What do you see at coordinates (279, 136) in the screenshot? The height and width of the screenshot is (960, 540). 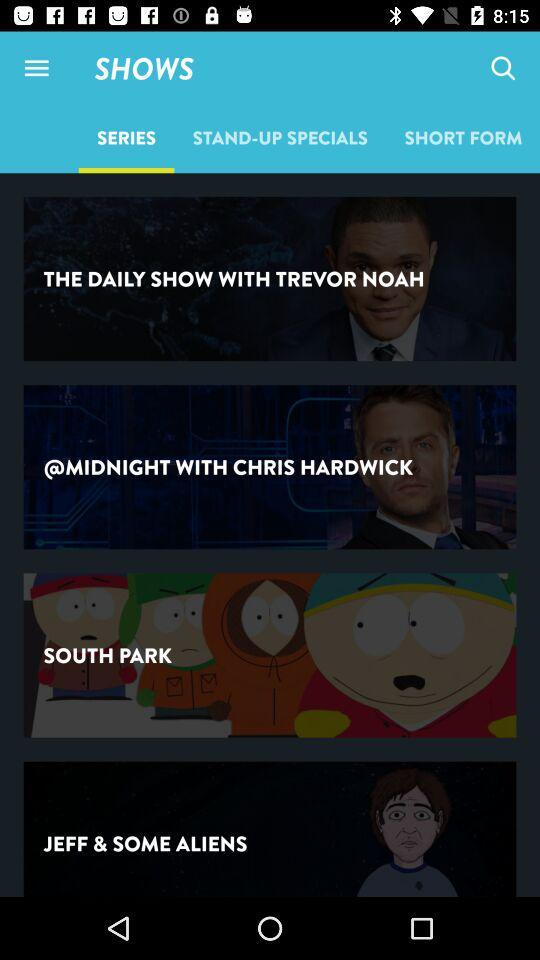 I see `icon to the left of the short form item` at bounding box center [279, 136].